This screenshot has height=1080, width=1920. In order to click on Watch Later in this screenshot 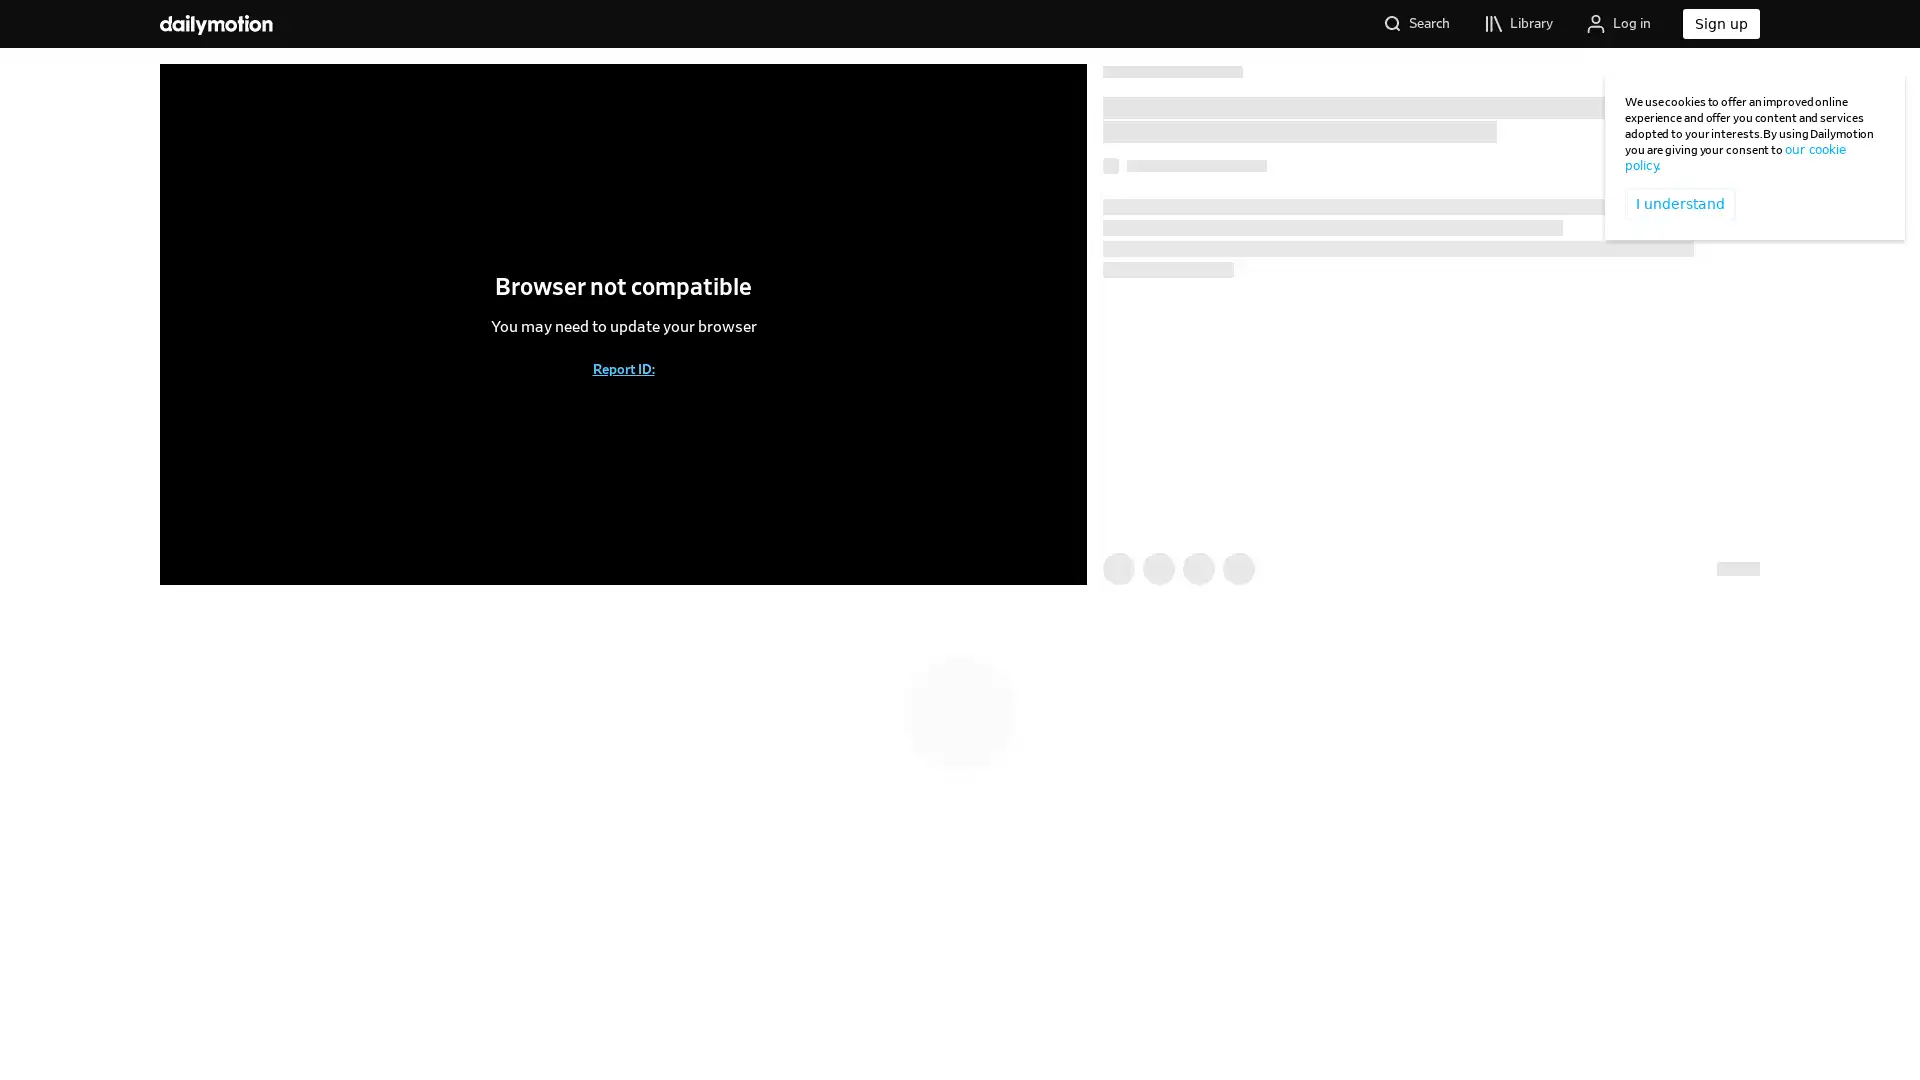, I will do `click(1157, 505)`.